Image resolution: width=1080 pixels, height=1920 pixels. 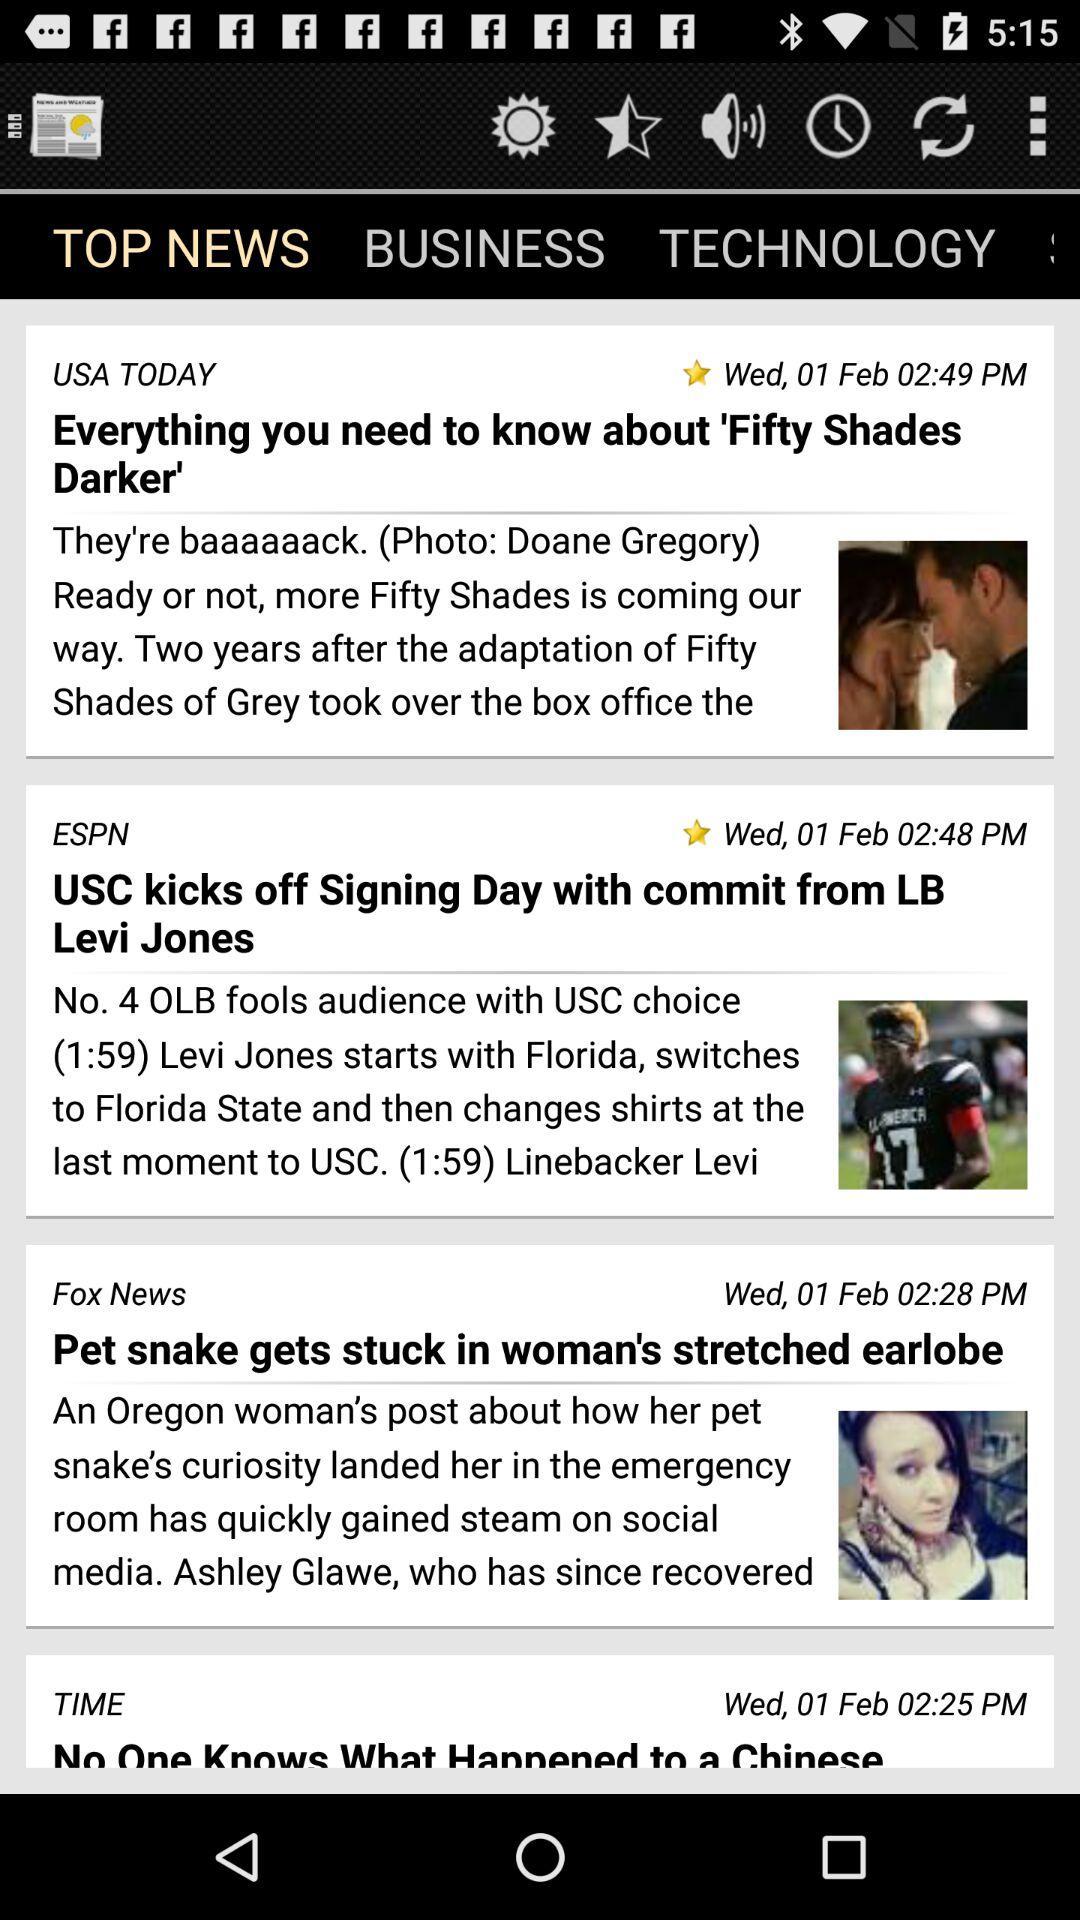 I want to click on the refresh icon, so click(x=943, y=133).